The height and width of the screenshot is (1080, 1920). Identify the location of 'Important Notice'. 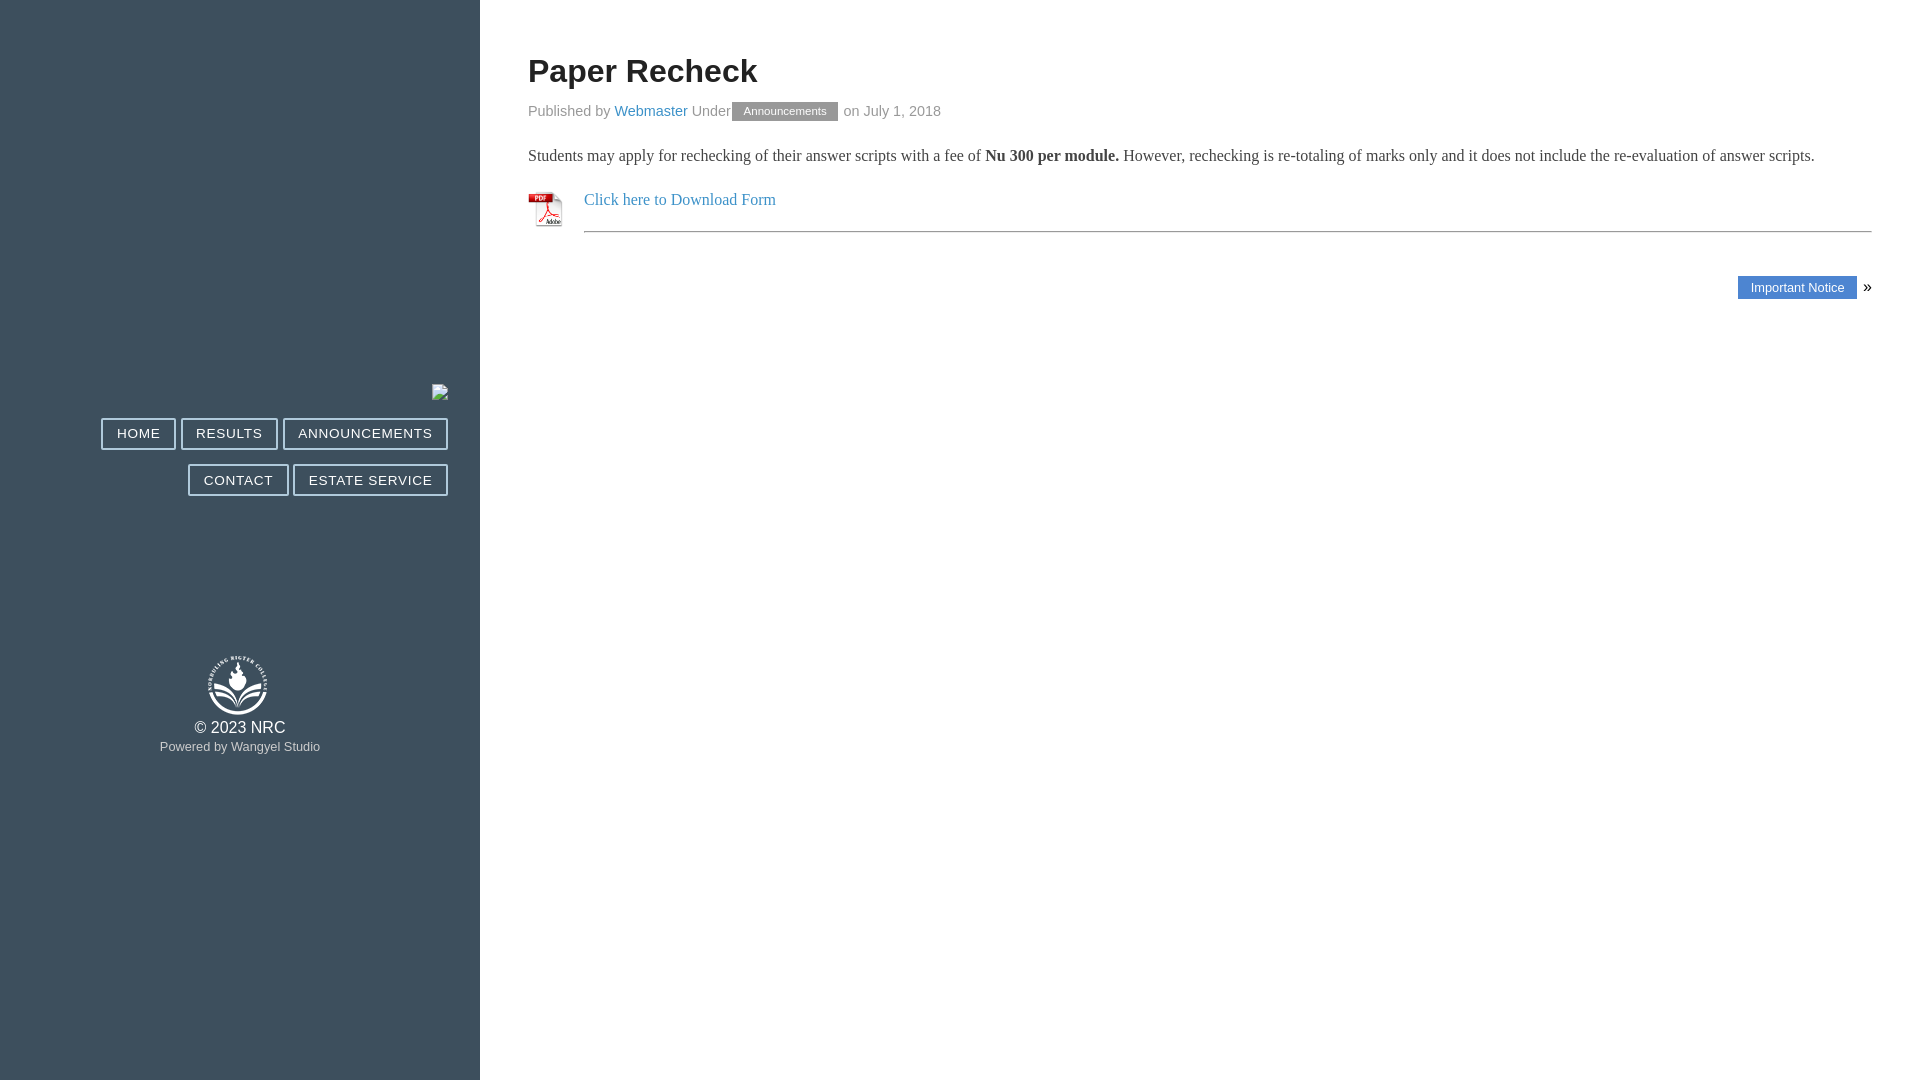
(1797, 287).